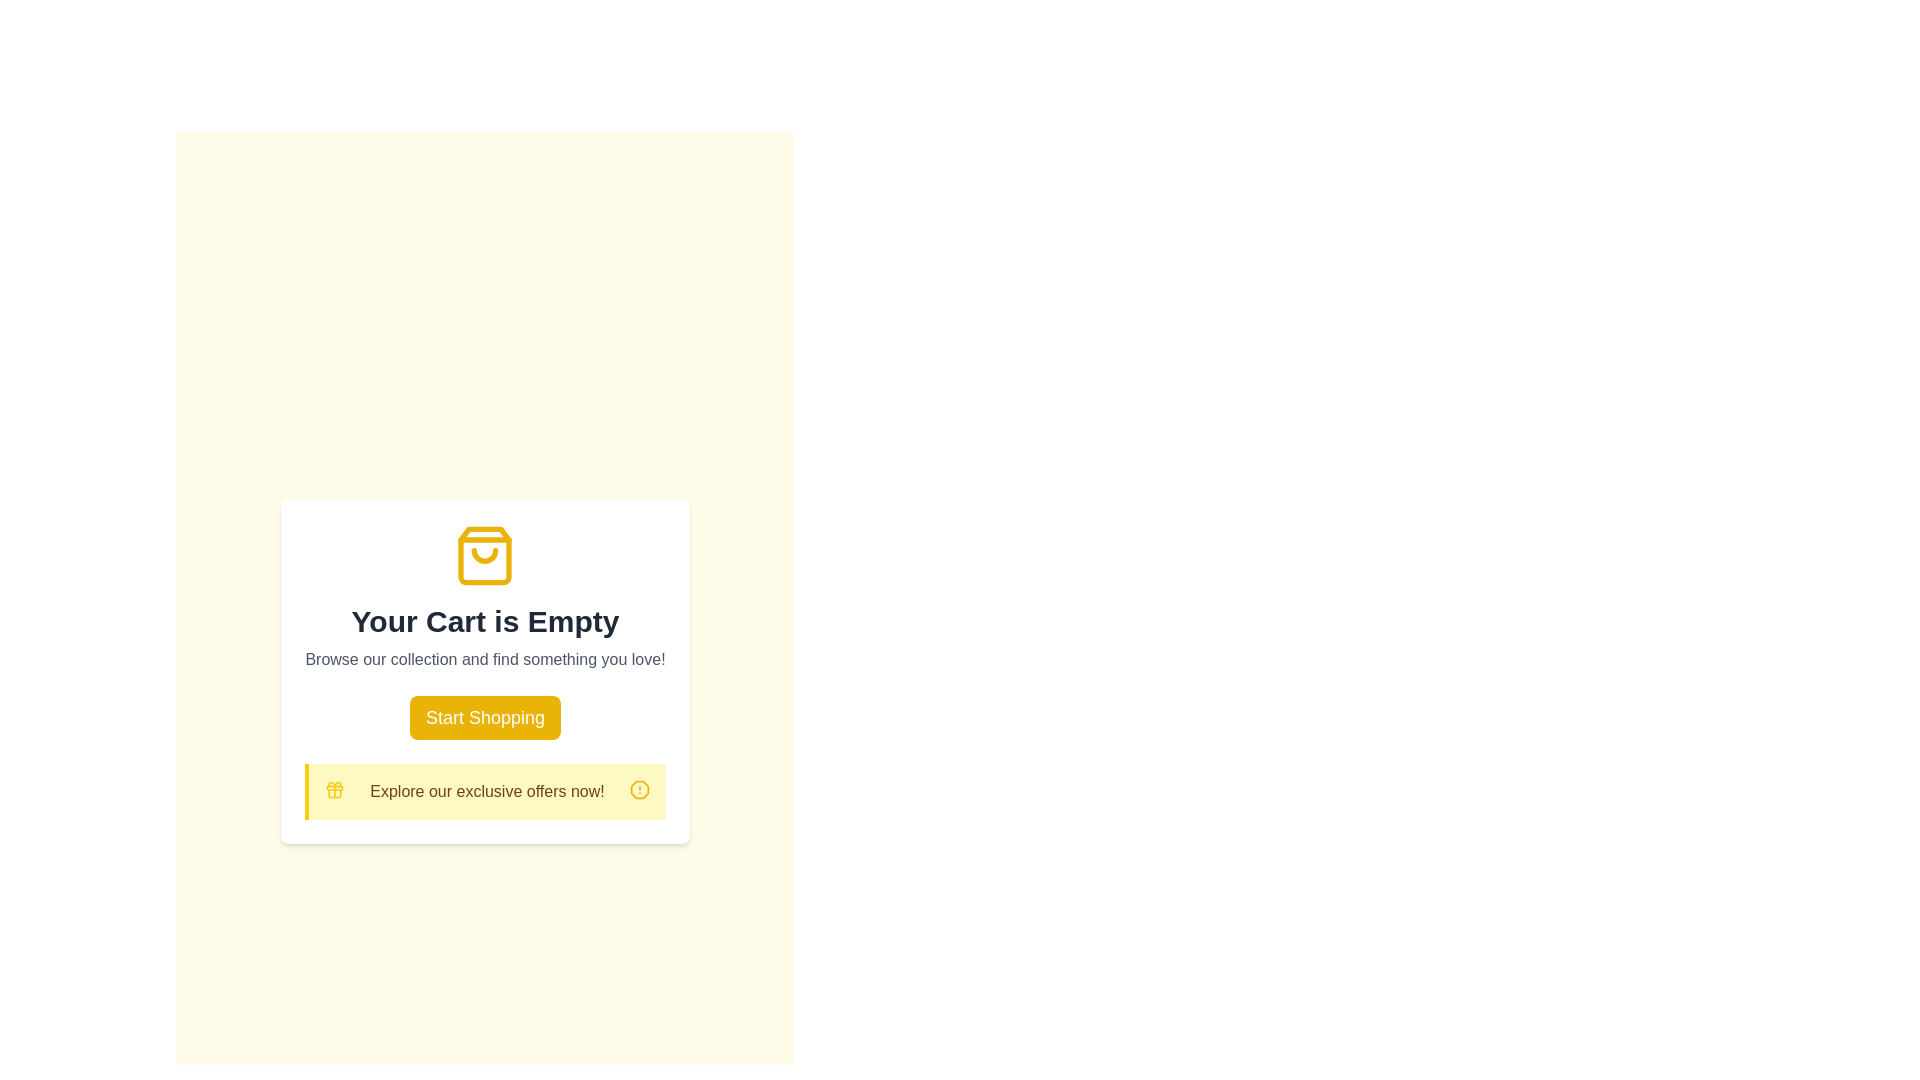 The image size is (1920, 1080). Describe the element at coordinates (638, 789) in the screenshot. I see `the yellow octagonal icon with an exclamation mark located at the bottom right of the card that says 'Your Cart is Empty'` at that location.